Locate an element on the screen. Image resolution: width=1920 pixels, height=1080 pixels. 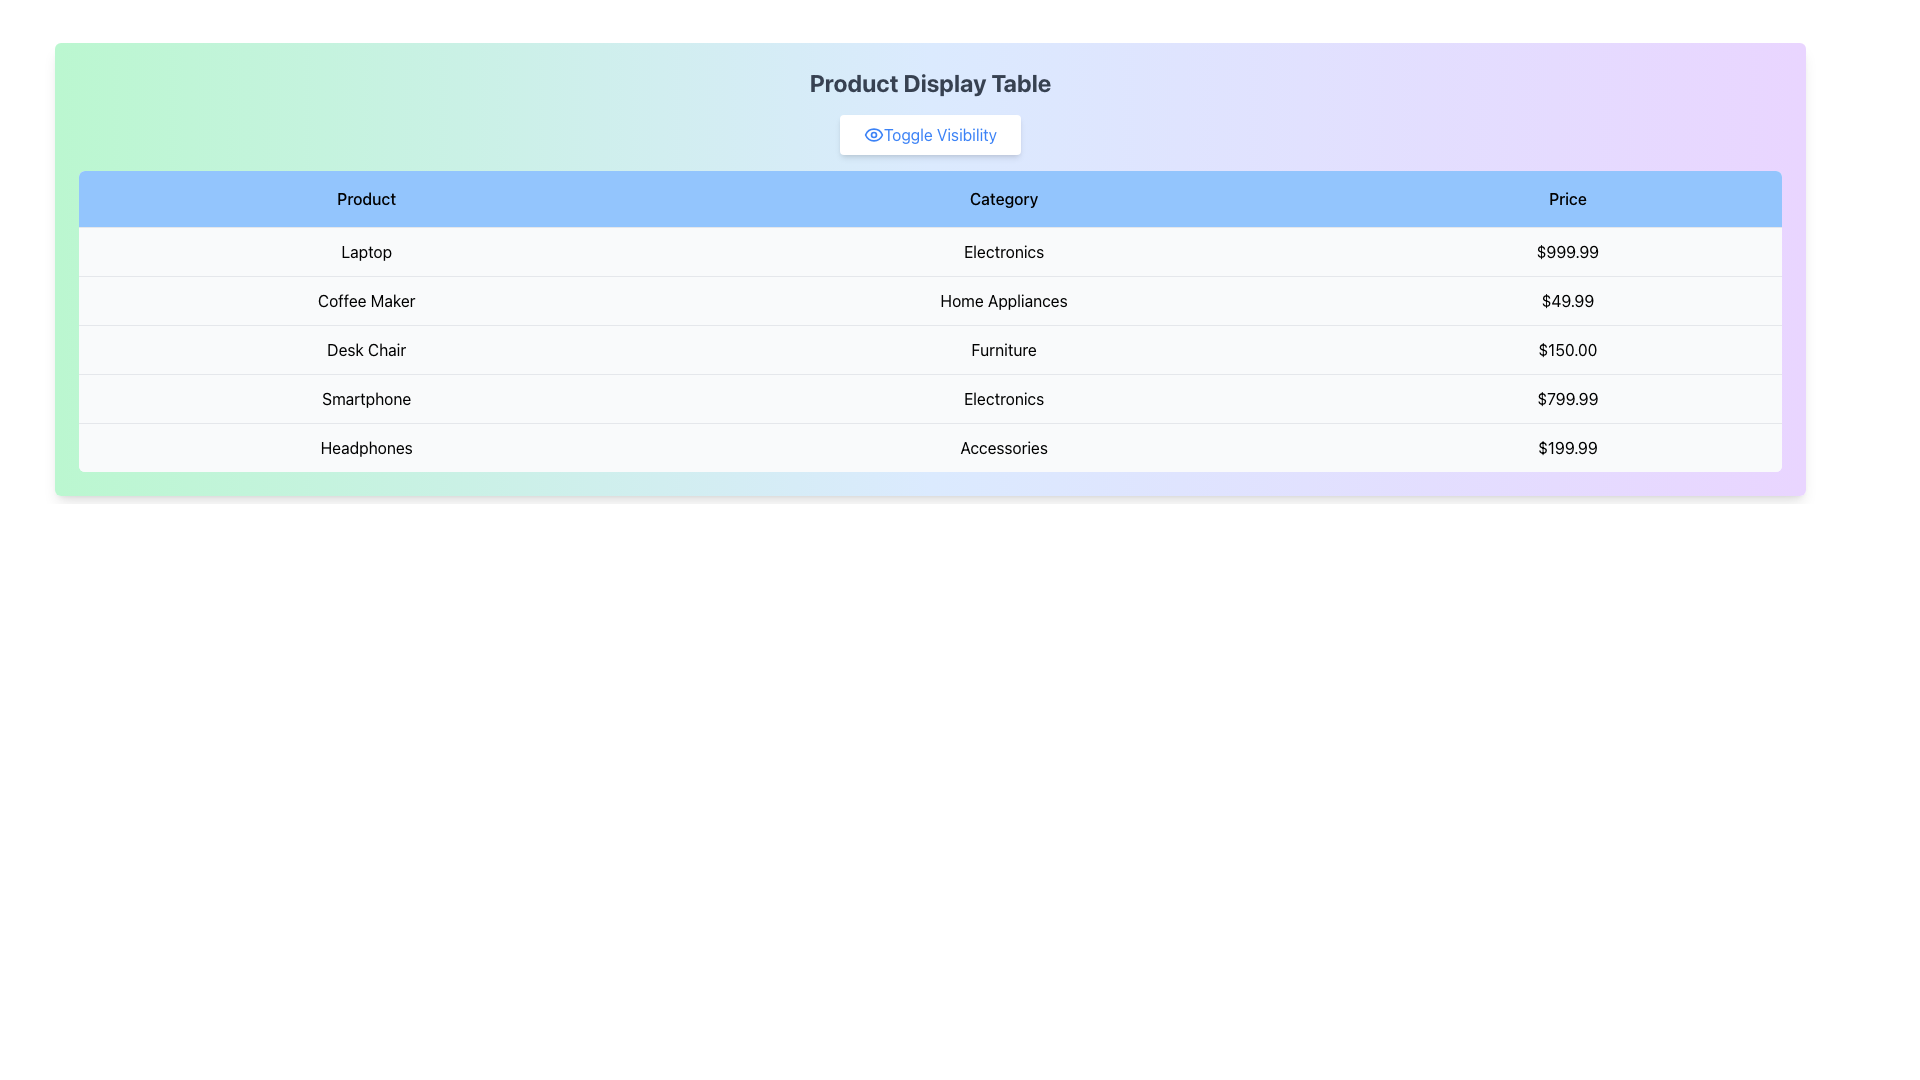
the Text Label that indicates the product category, located in the second column of a structured table layout, positioned between 'Smartphone' and '$799.99' is located at coordinates (1004, 398).